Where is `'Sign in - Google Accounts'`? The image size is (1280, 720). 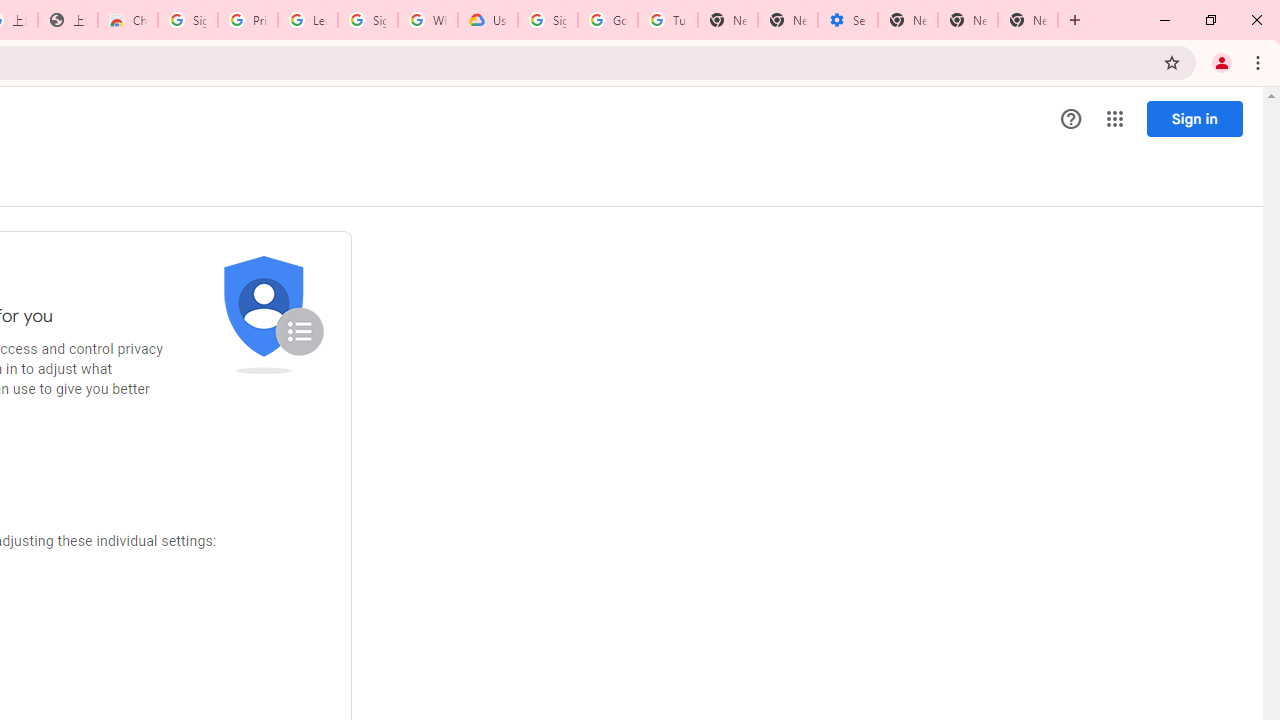 'Sign in - Google Accounts' is located at coordinates (187, 20).